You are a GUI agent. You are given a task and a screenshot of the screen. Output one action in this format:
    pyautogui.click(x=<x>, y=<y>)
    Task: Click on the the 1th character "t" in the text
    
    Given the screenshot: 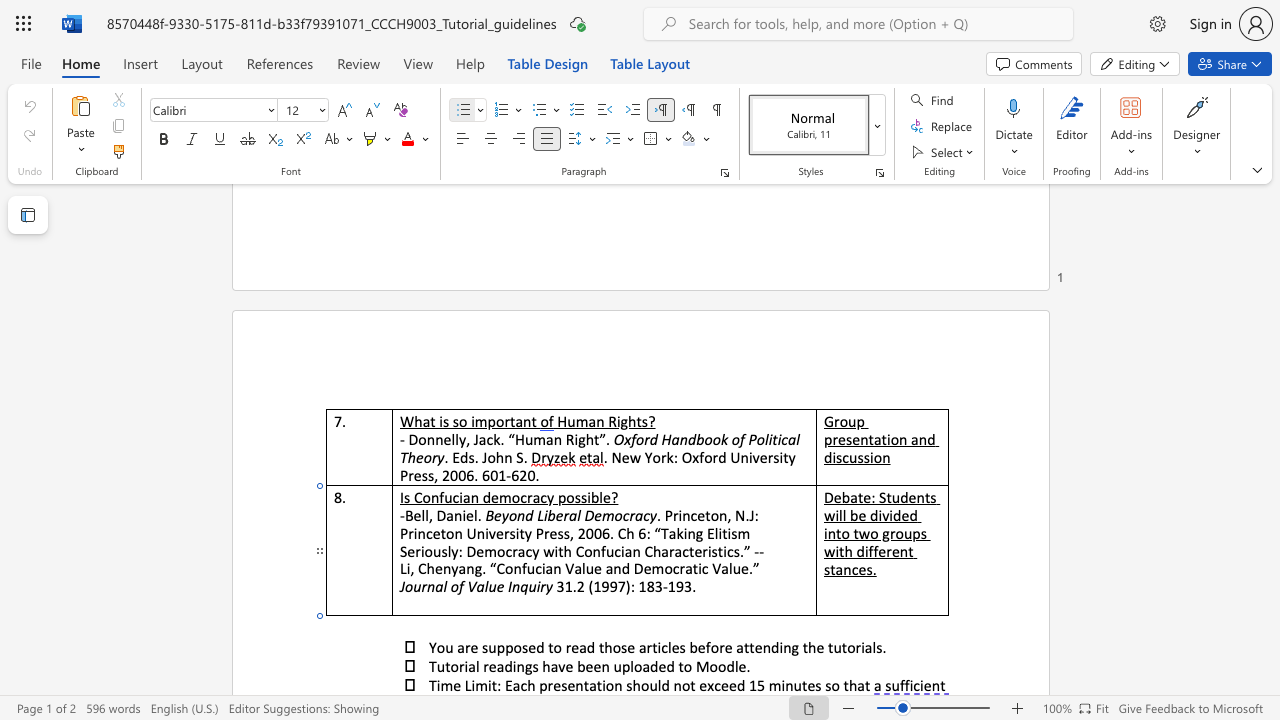 What is the action you would take?
    pyautogui.click(x=432, y=420)
    